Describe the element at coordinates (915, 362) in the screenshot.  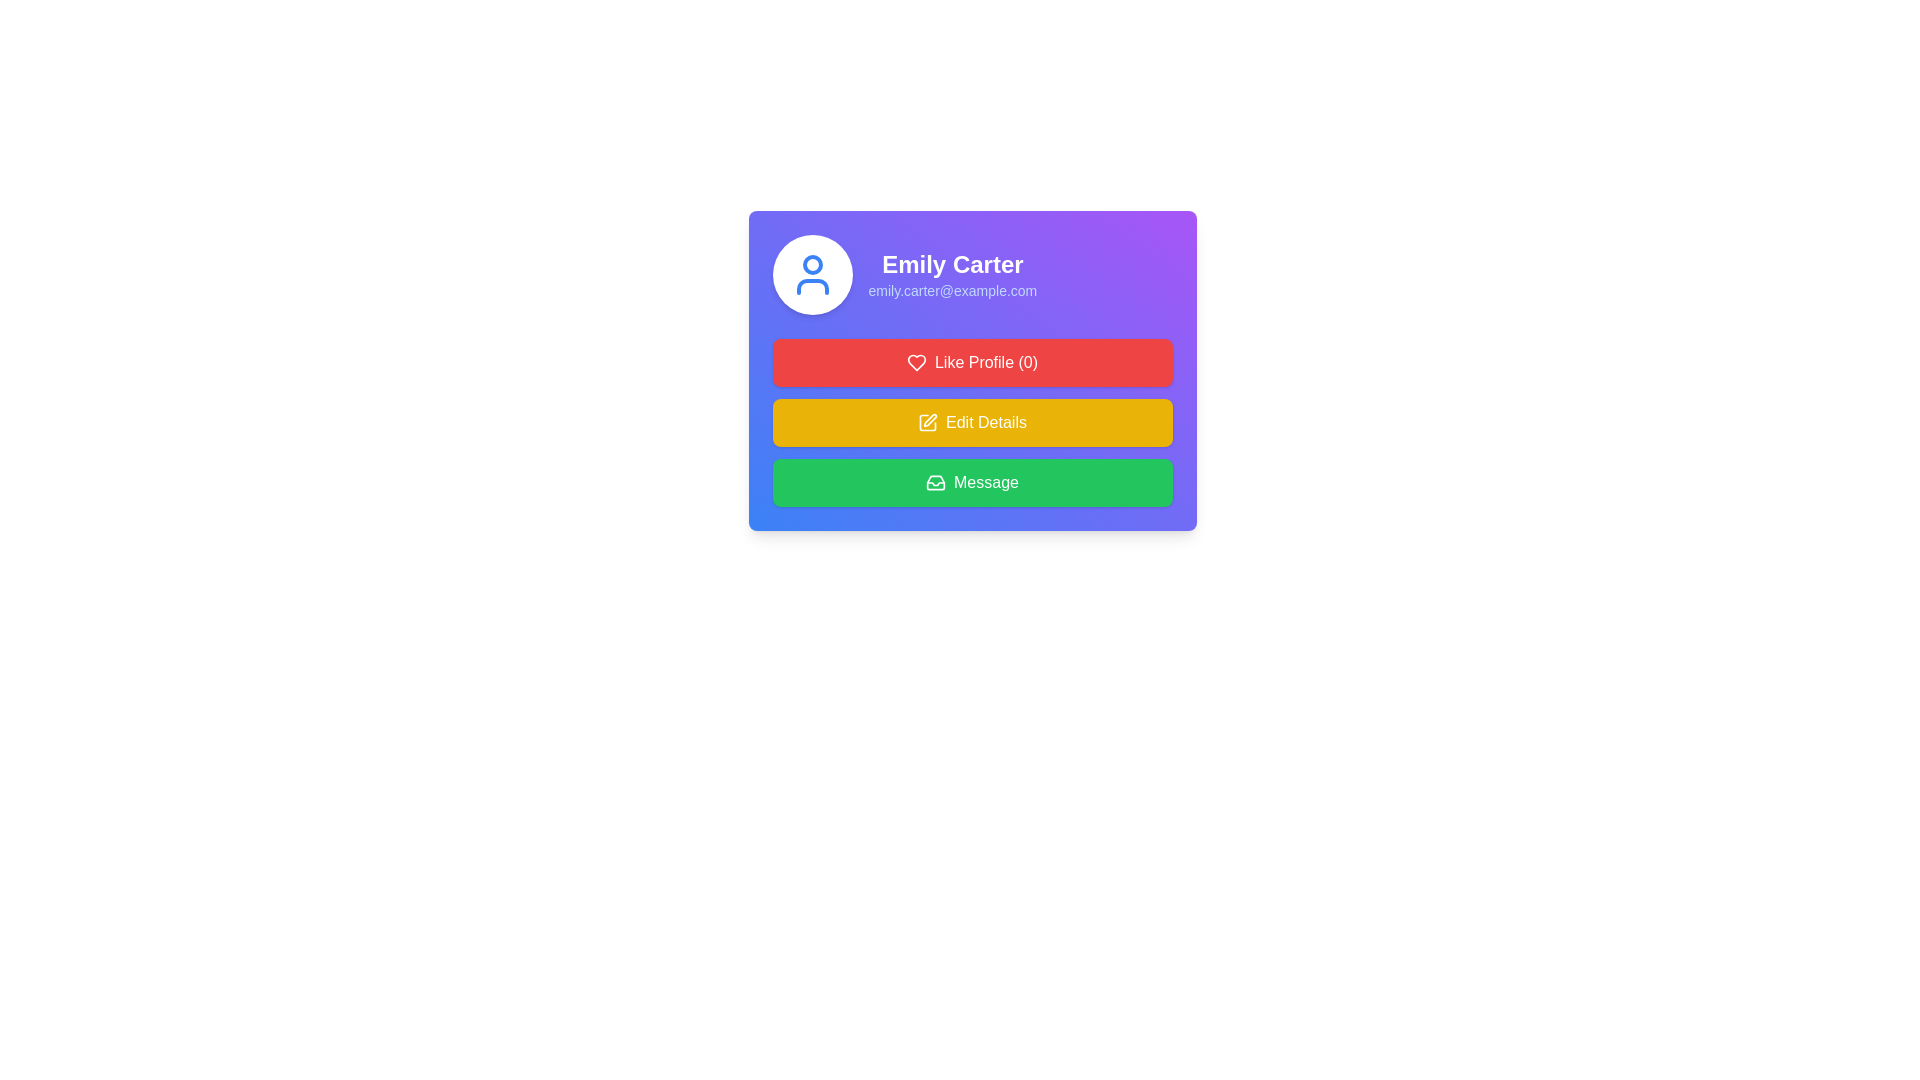
I see `the heart icon located at the left side of the 'Like Profile (0)' button, which is visually centered with the button's text` at that location.